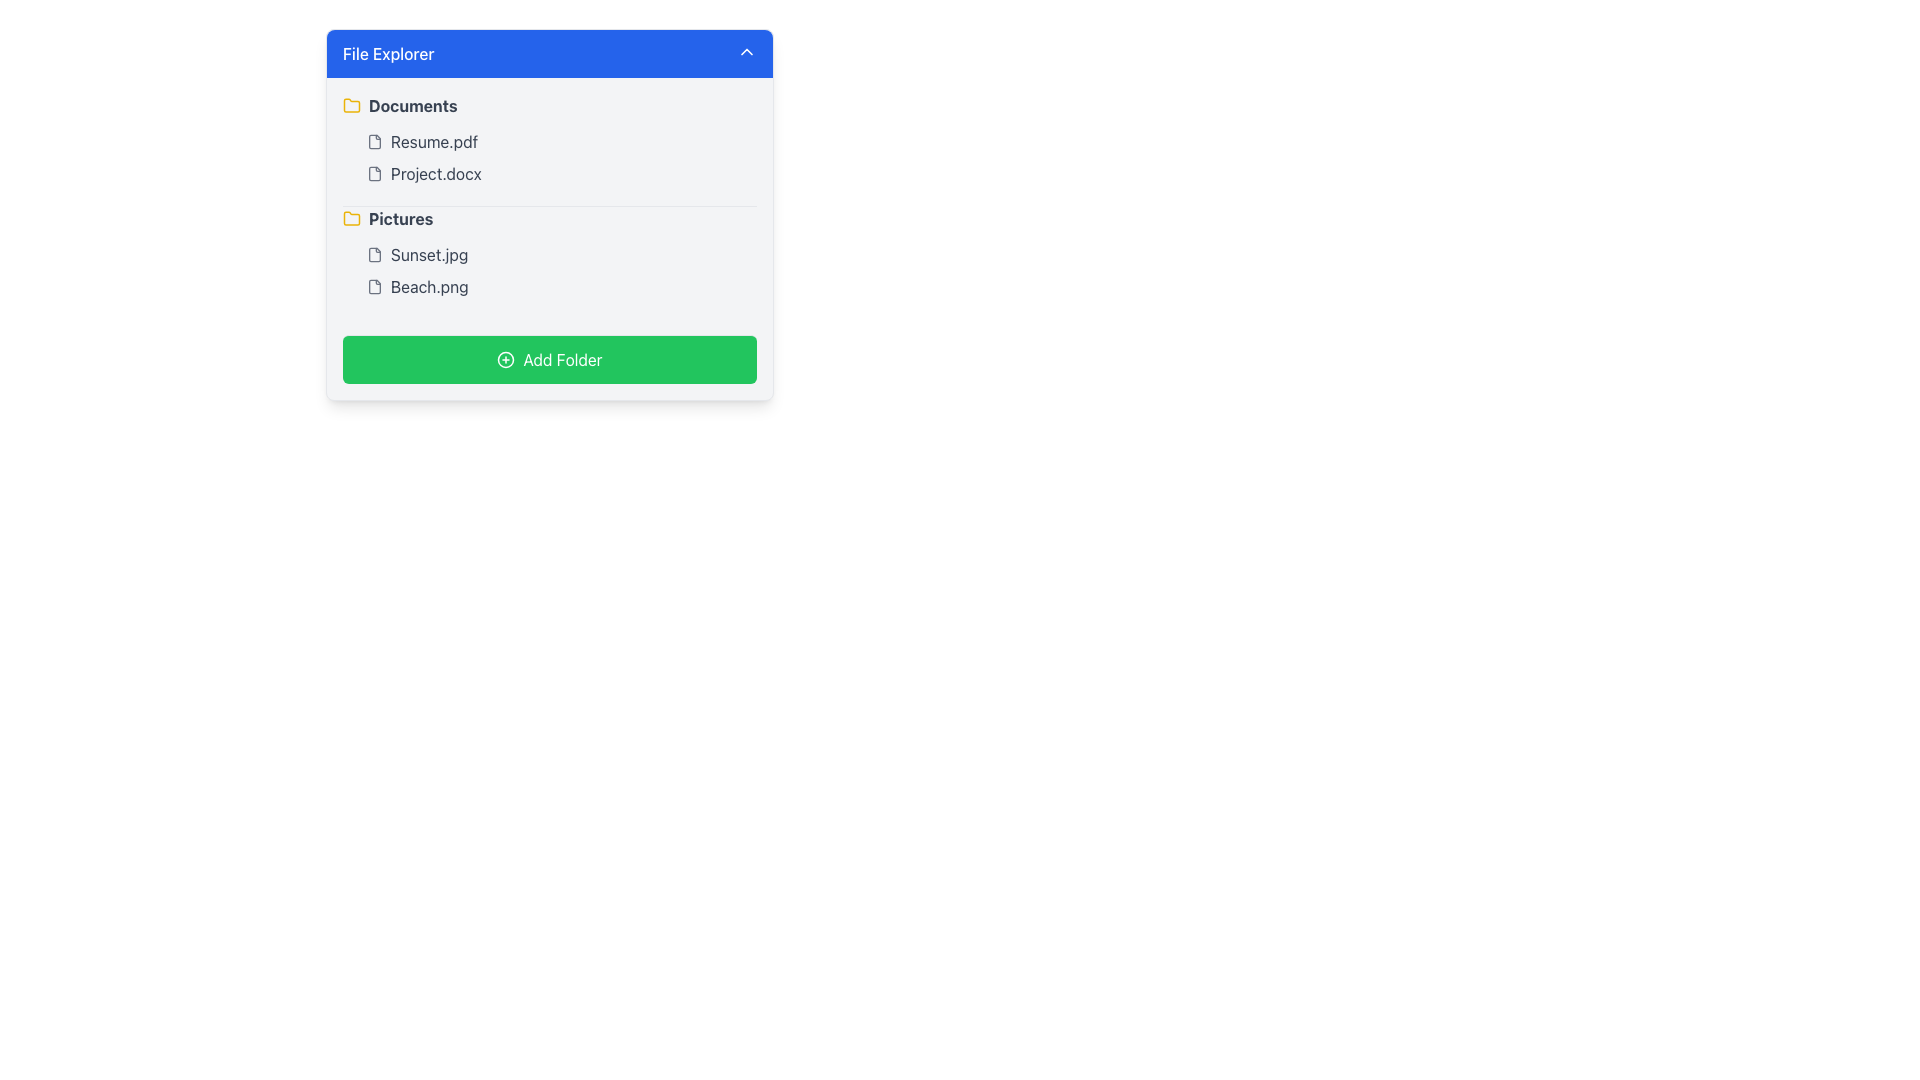 The height and width of the screenshot is (1080, 1920). Describe the element at coordinates (374, 172) in the screenshot. I see `the small gray document icon adjacent to the text 'Project.docx' in the file list within the 'Documents' folder` at that location.